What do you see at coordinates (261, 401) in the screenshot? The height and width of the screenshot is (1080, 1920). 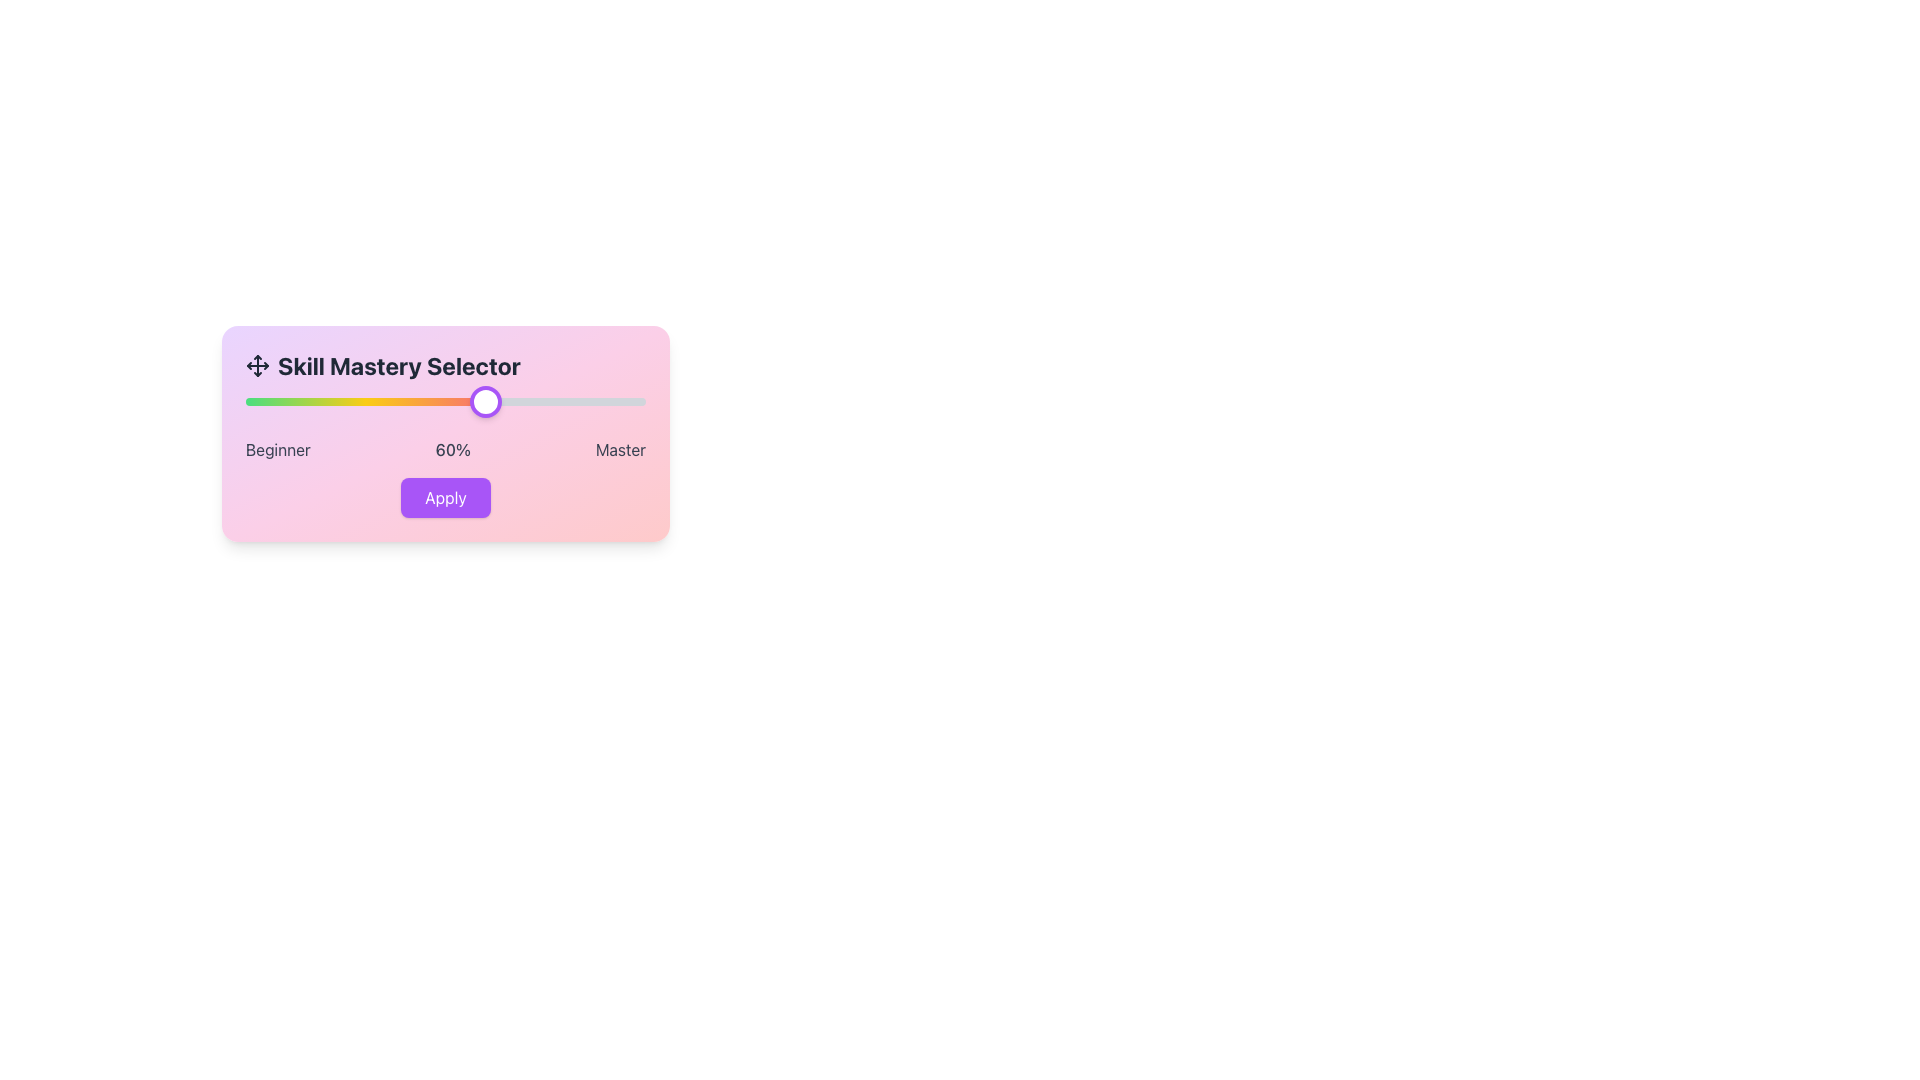 I see `the Skill Mastery level` at bounding box center [261, 401].